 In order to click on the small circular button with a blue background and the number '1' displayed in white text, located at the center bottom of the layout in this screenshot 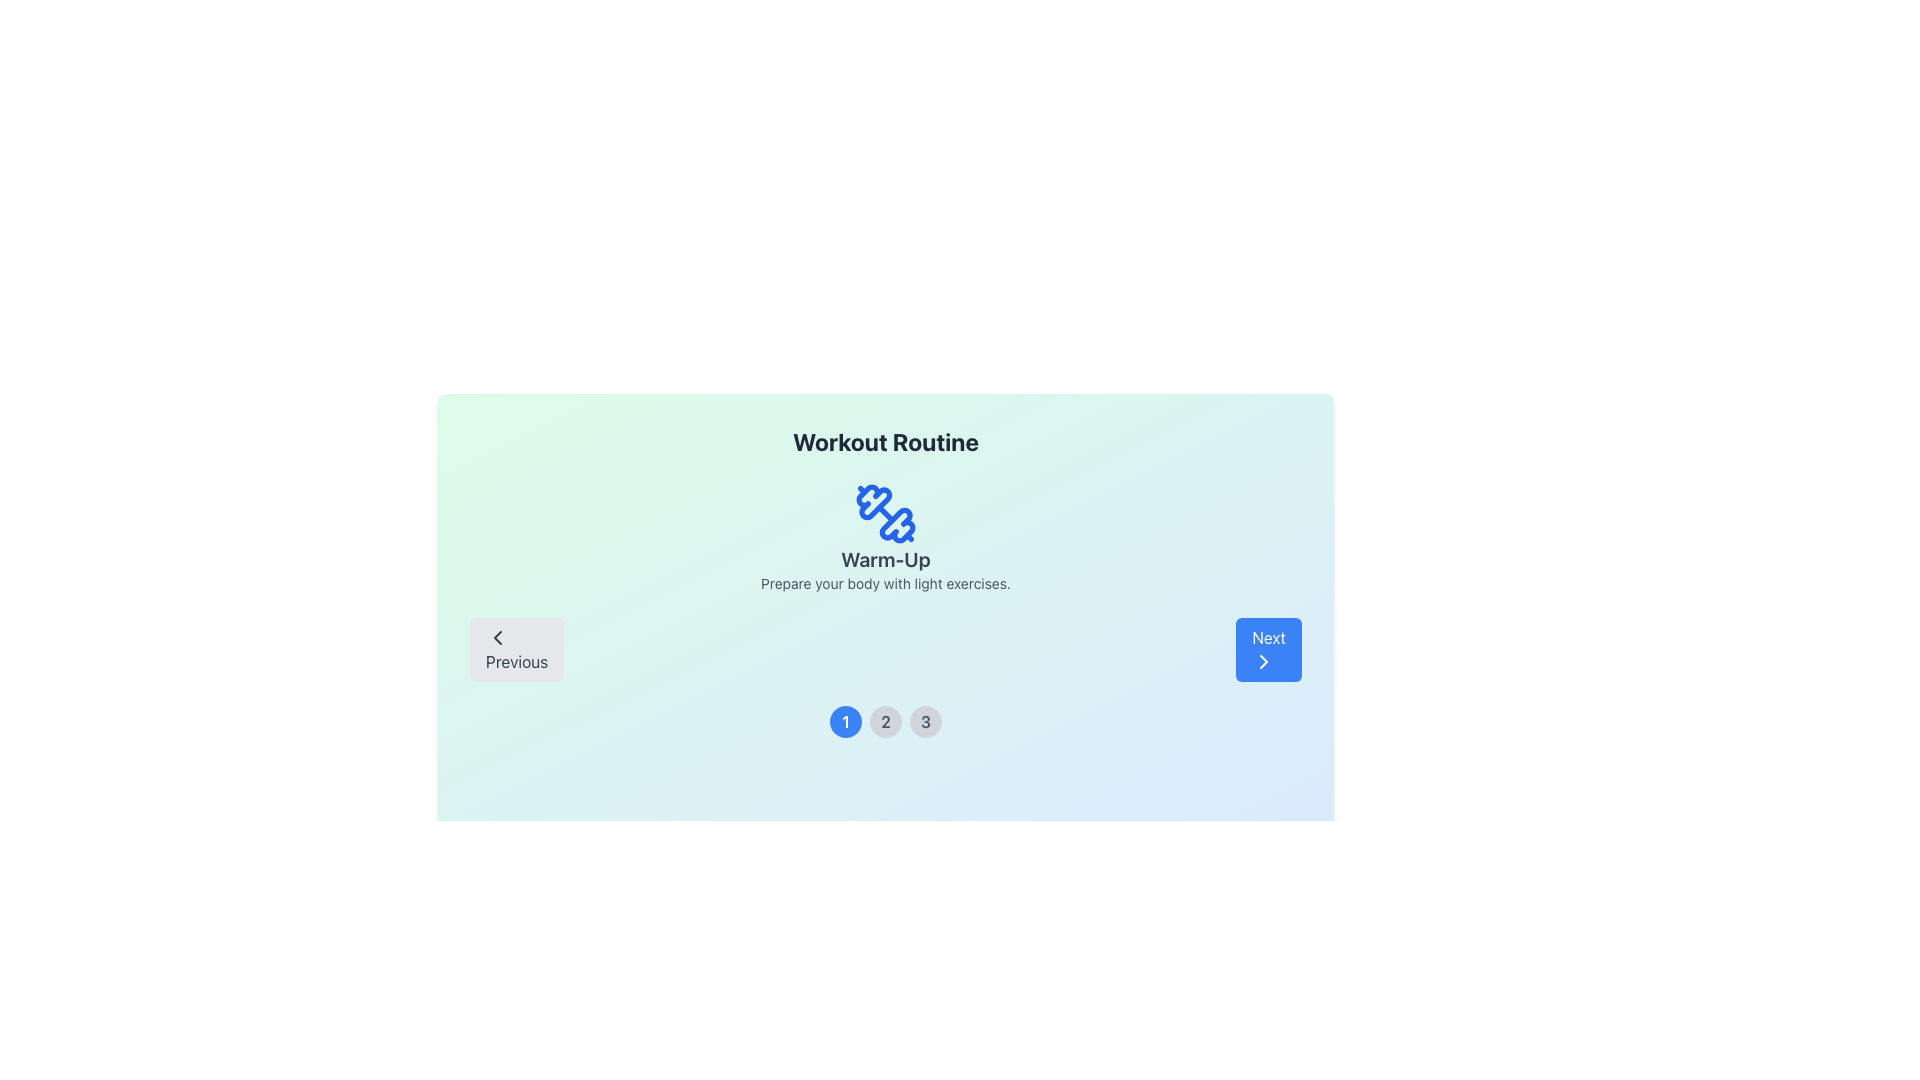, I will do `click(845, 721)`.